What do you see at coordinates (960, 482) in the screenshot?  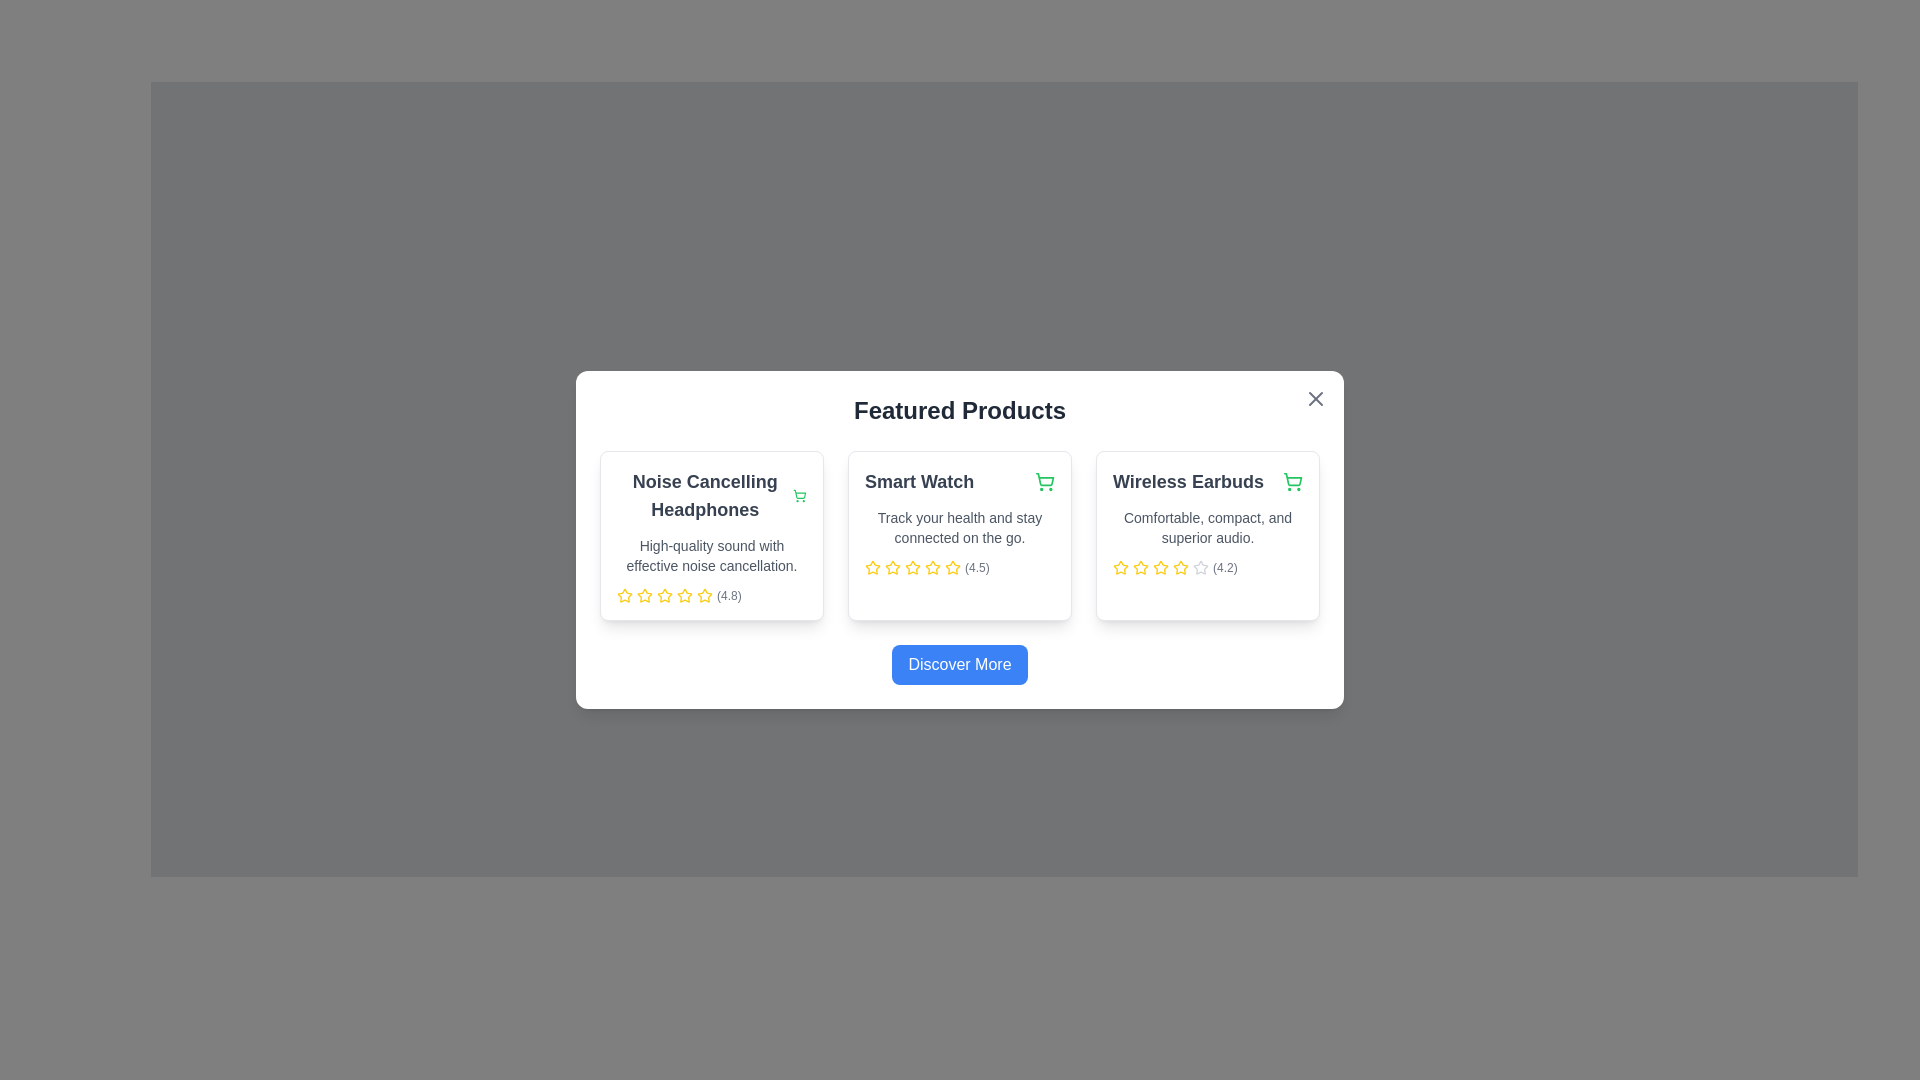 I see `the 'Smart Watch' text label, which is bold and large in black, positioned in the top center of the middle card within the 'Featured Products' modal` at bounding box center [960, 482].